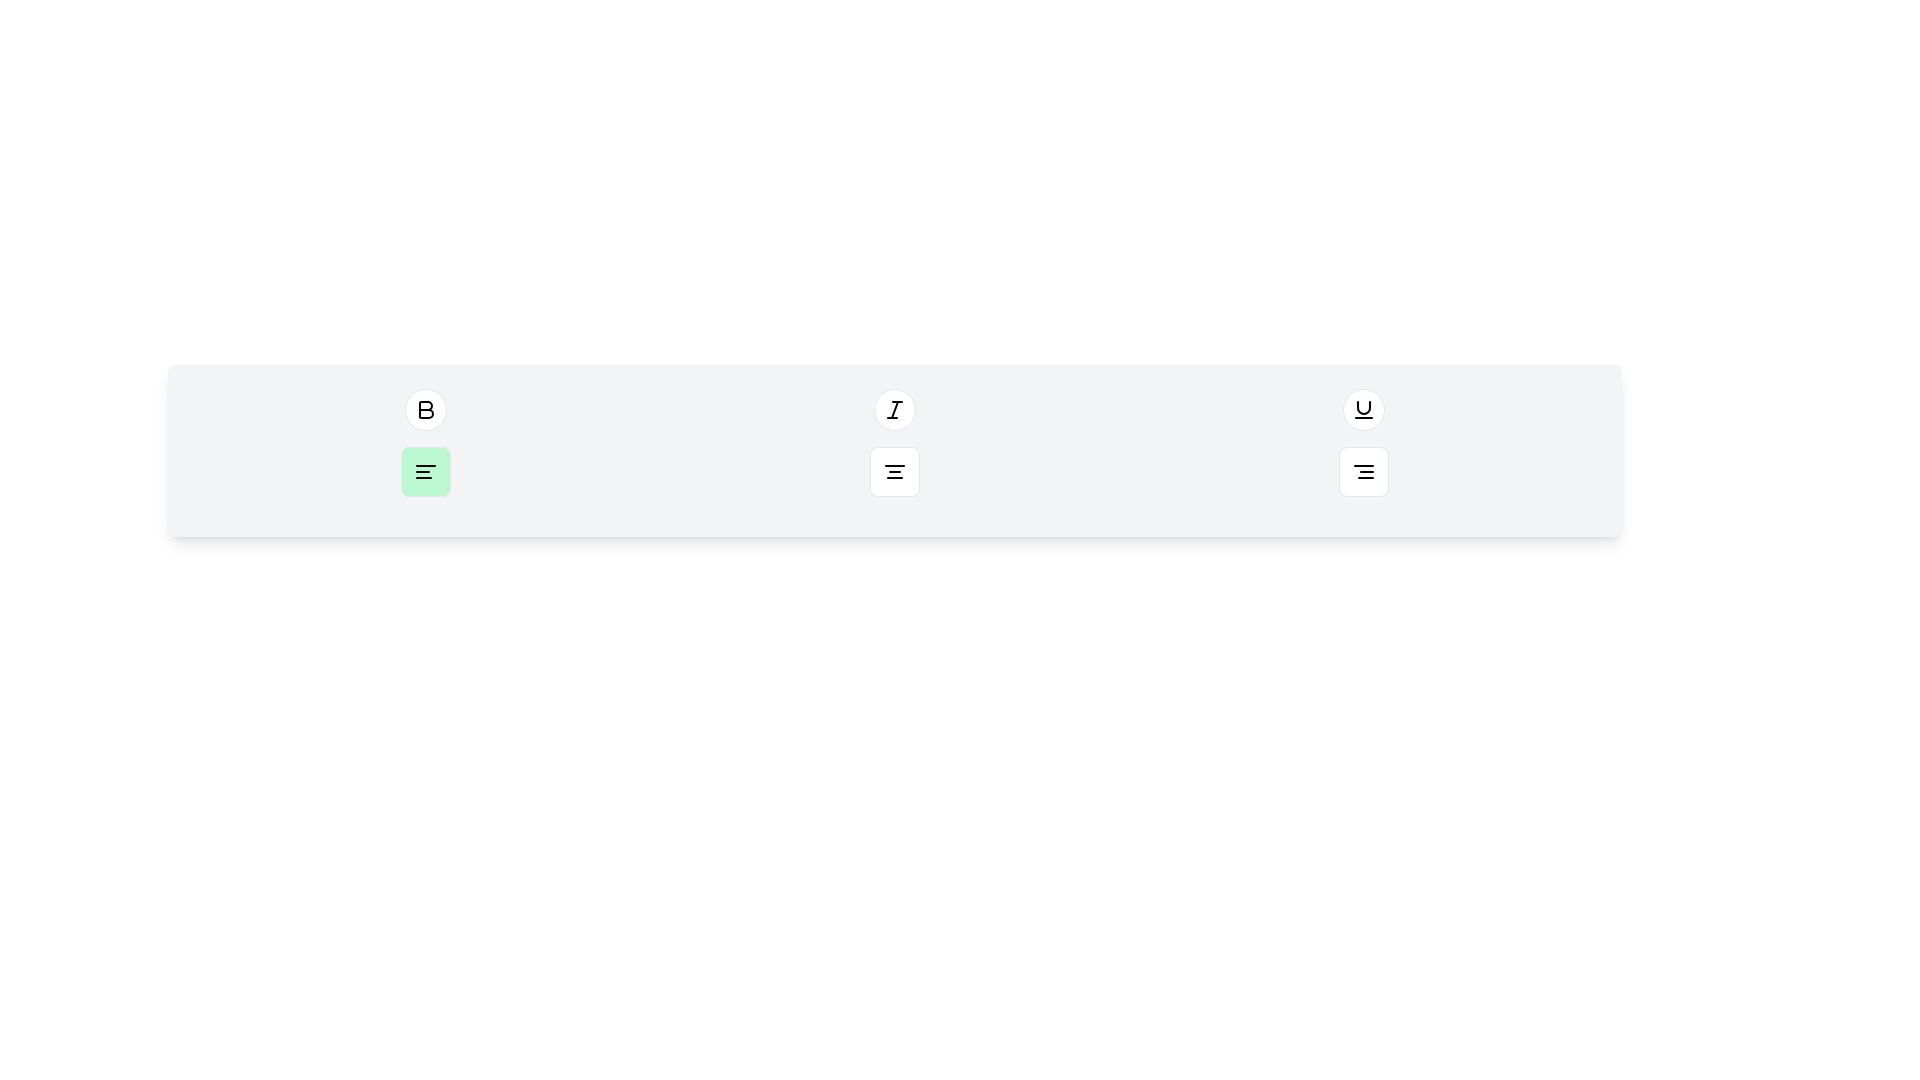  Describe the element at coordinates (425, 471) in the screenshot. I see `the icon displaying three horizontal lines, which is located centrally within a light green square button` at that location.